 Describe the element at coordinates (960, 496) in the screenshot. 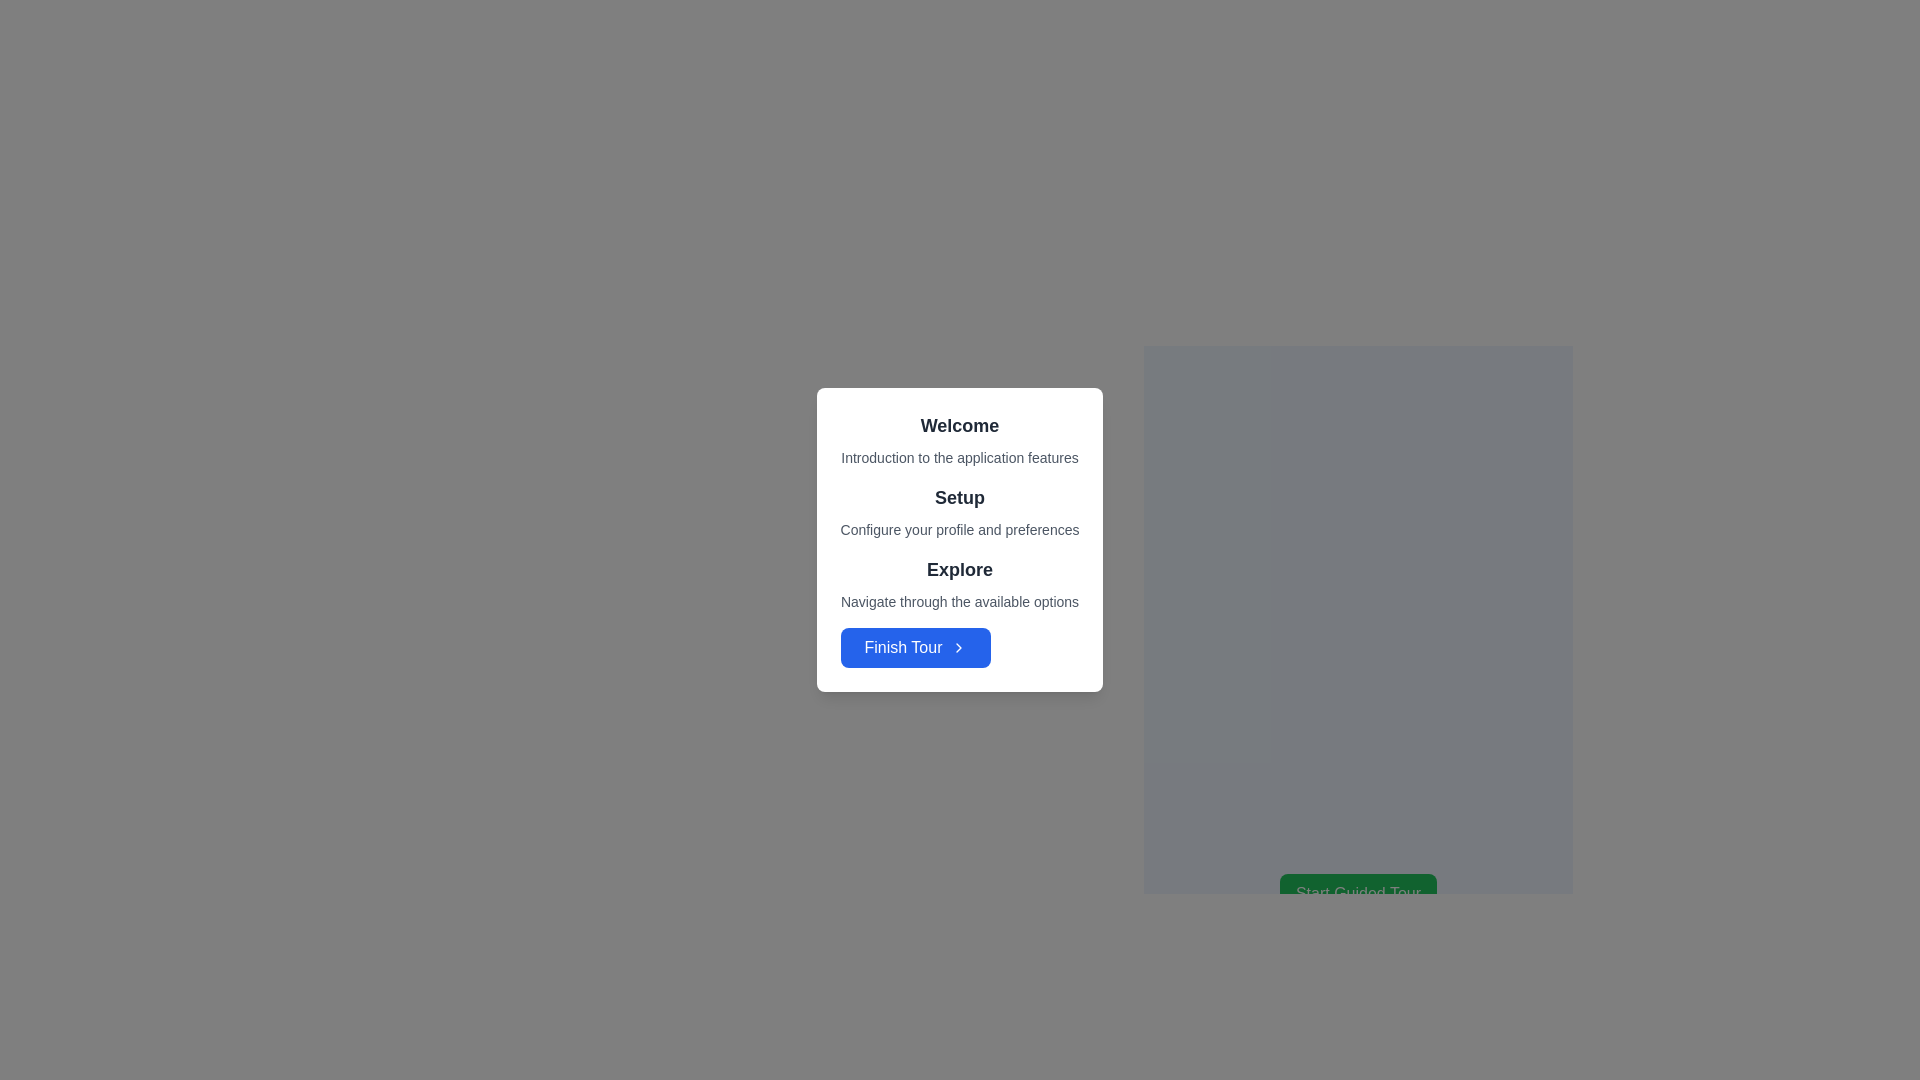

I see `the Text Header element displaying the word 'Setup' in bold and large font, which is located in the middle of a card-like interface` at that location.